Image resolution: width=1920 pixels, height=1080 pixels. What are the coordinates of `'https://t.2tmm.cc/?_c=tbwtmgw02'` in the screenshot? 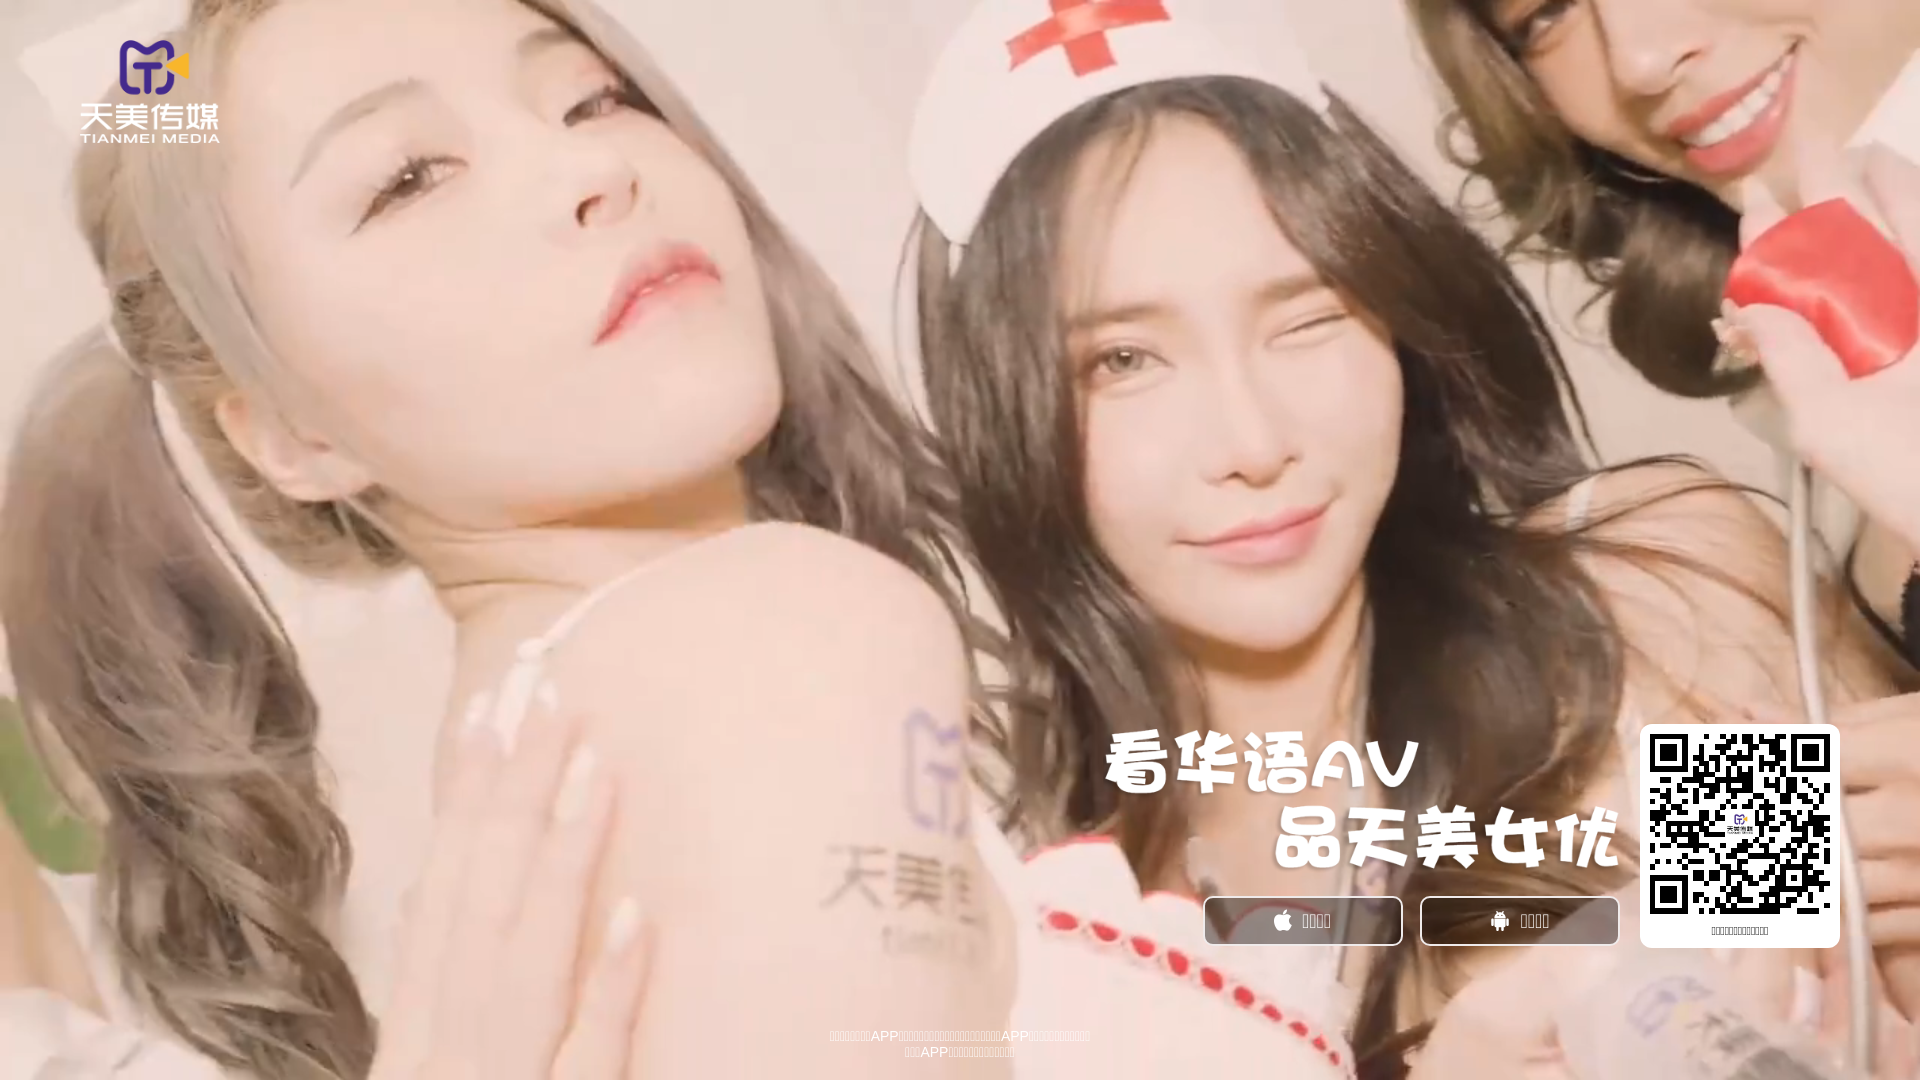 It's located at (1738, 824).